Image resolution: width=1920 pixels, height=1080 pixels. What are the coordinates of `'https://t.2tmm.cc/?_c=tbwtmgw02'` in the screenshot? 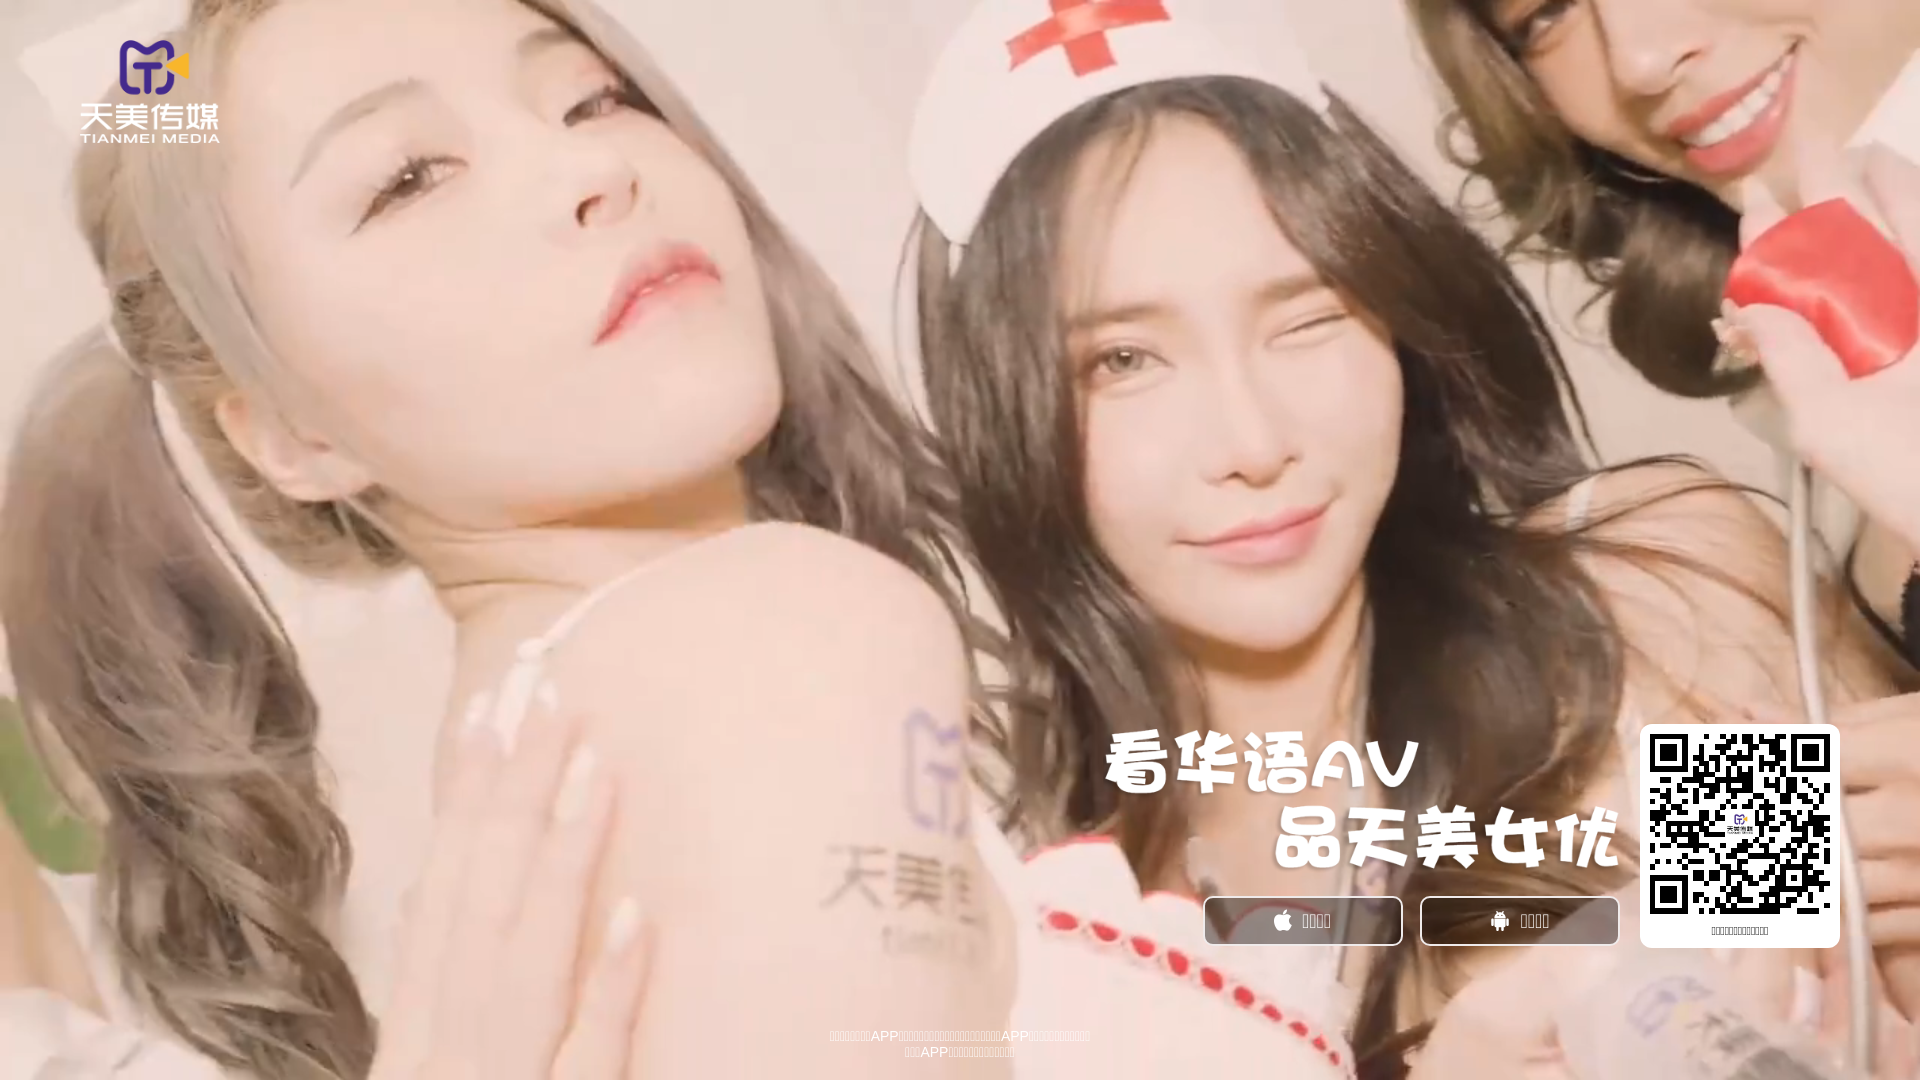 It's located at (1738, 824).